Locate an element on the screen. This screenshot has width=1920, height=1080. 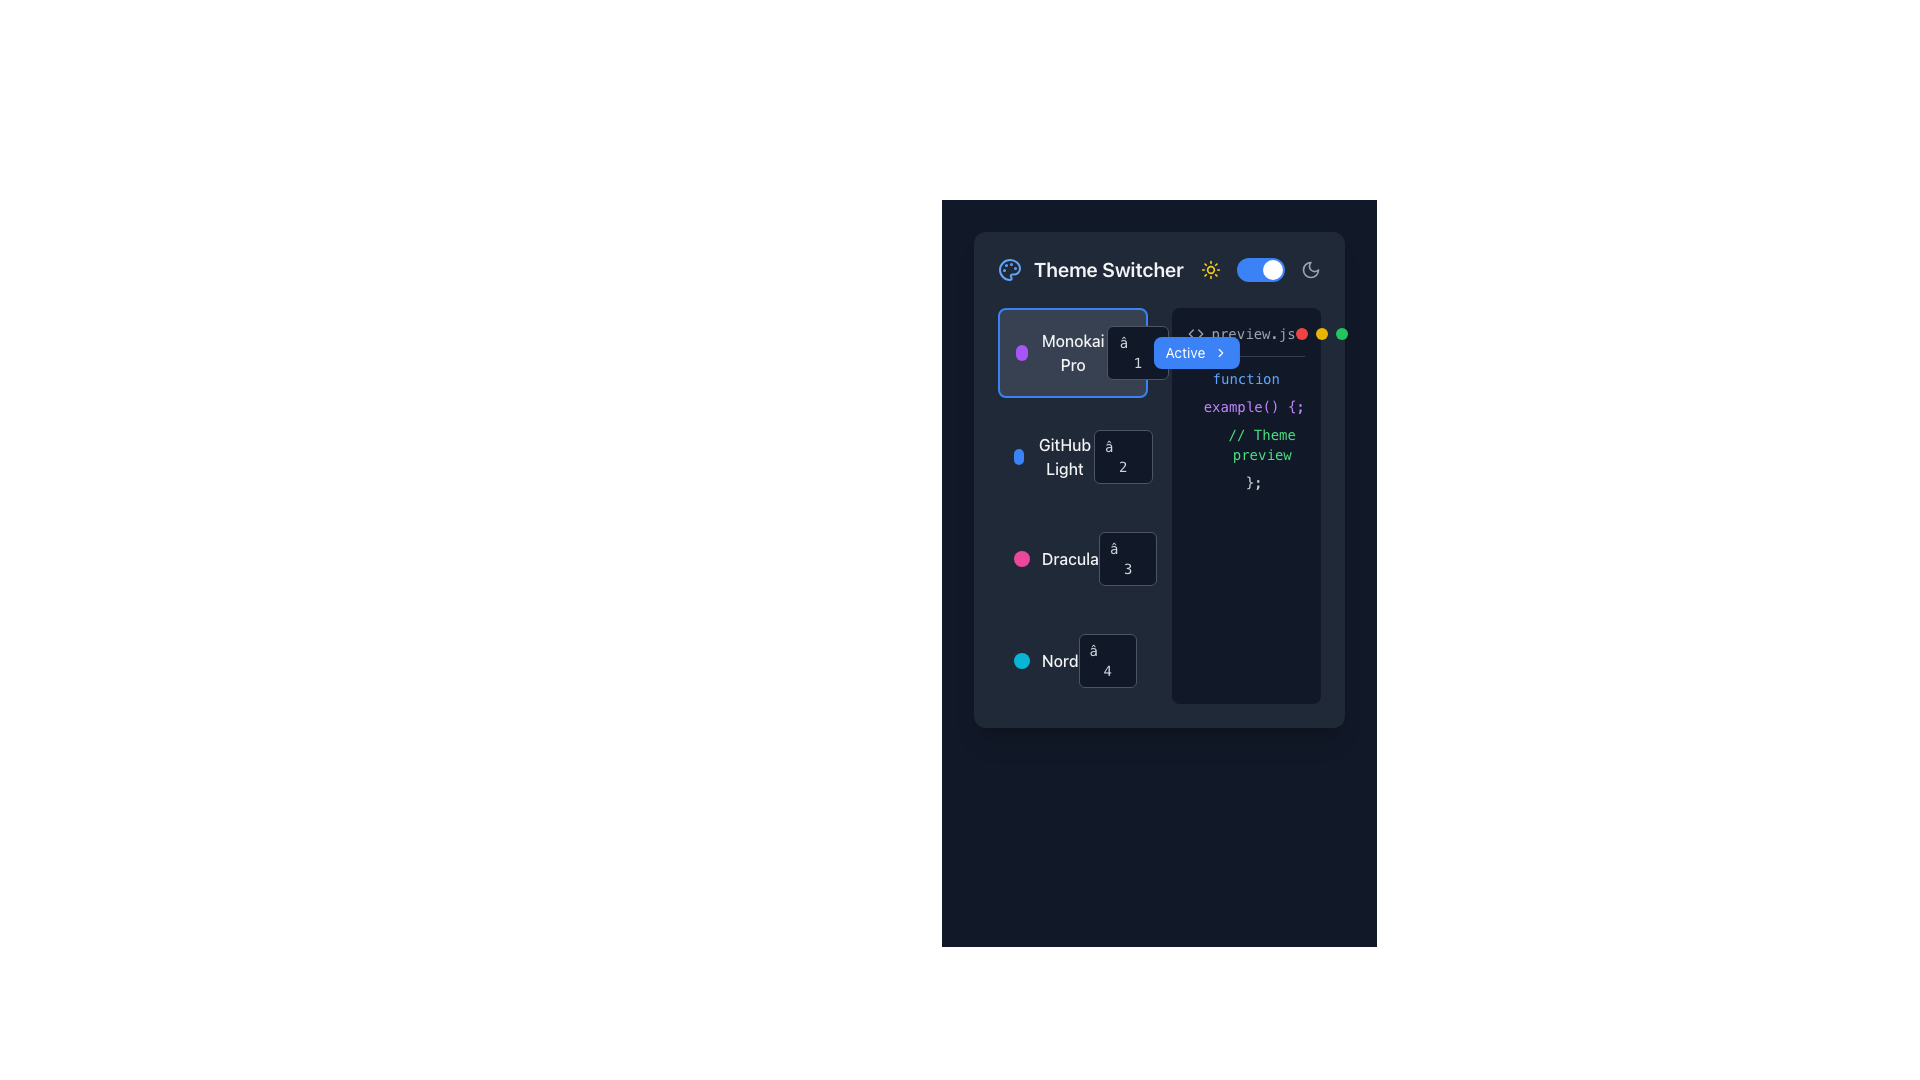
the leftmost circular indicator that suggests an active or error state, located towards the upper-right of the interface is located at coordinates (1301, 333).